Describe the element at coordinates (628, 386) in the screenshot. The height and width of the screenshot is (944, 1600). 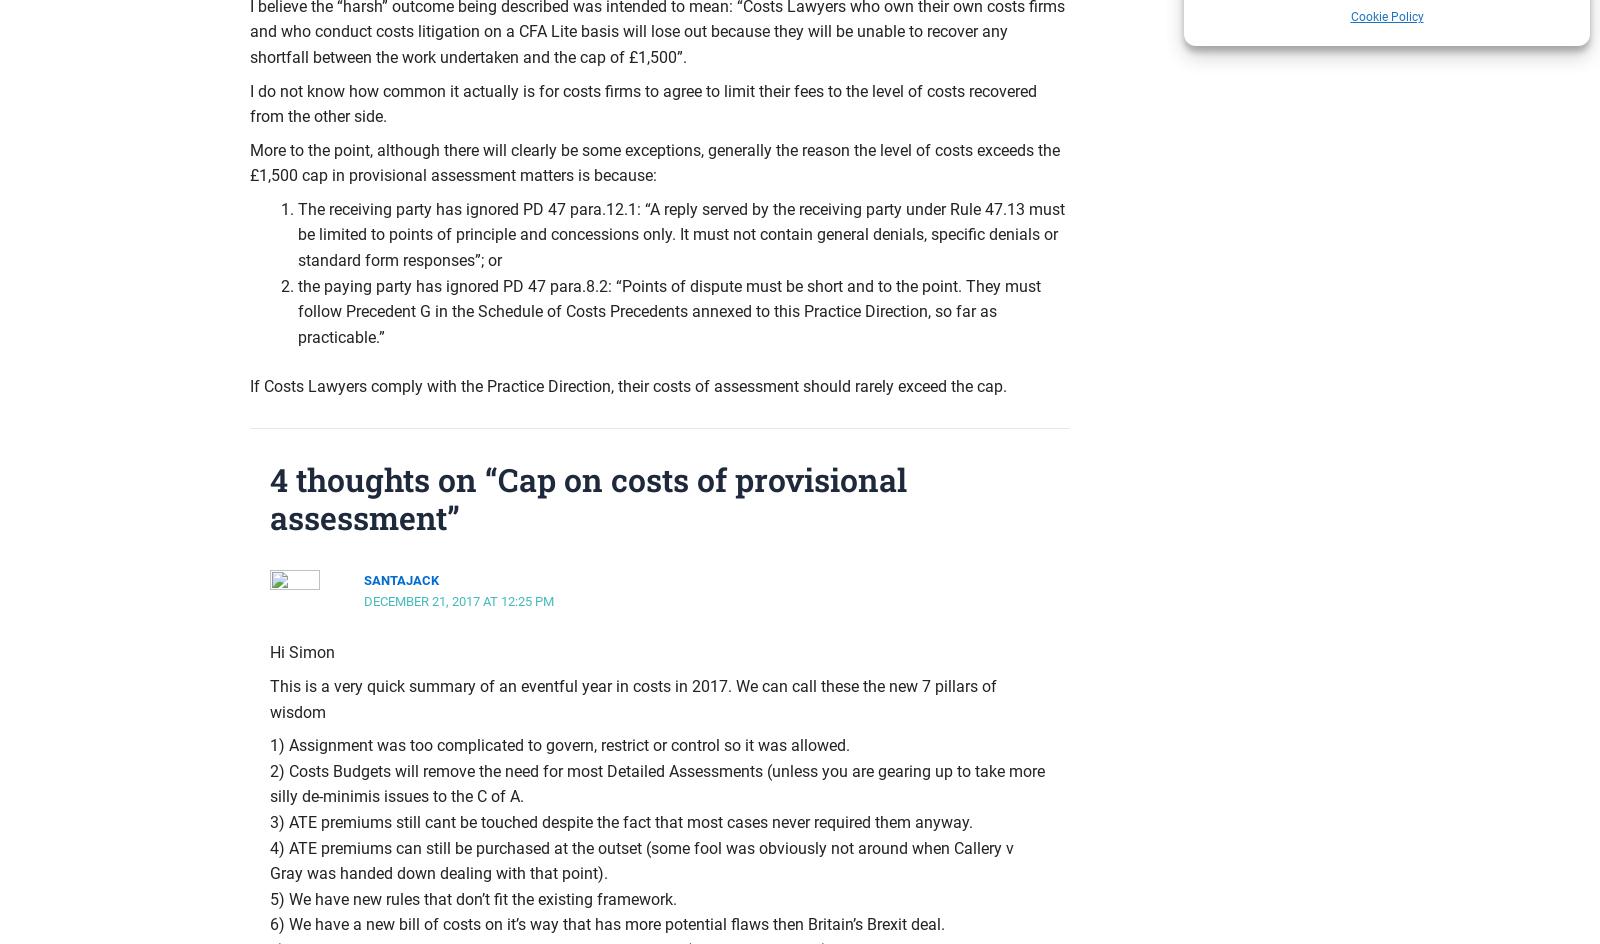
I see `'If Costs Lawyers comply with the Practice Direction, their costs of assessment should rarely exceed the cap.'` at that location.